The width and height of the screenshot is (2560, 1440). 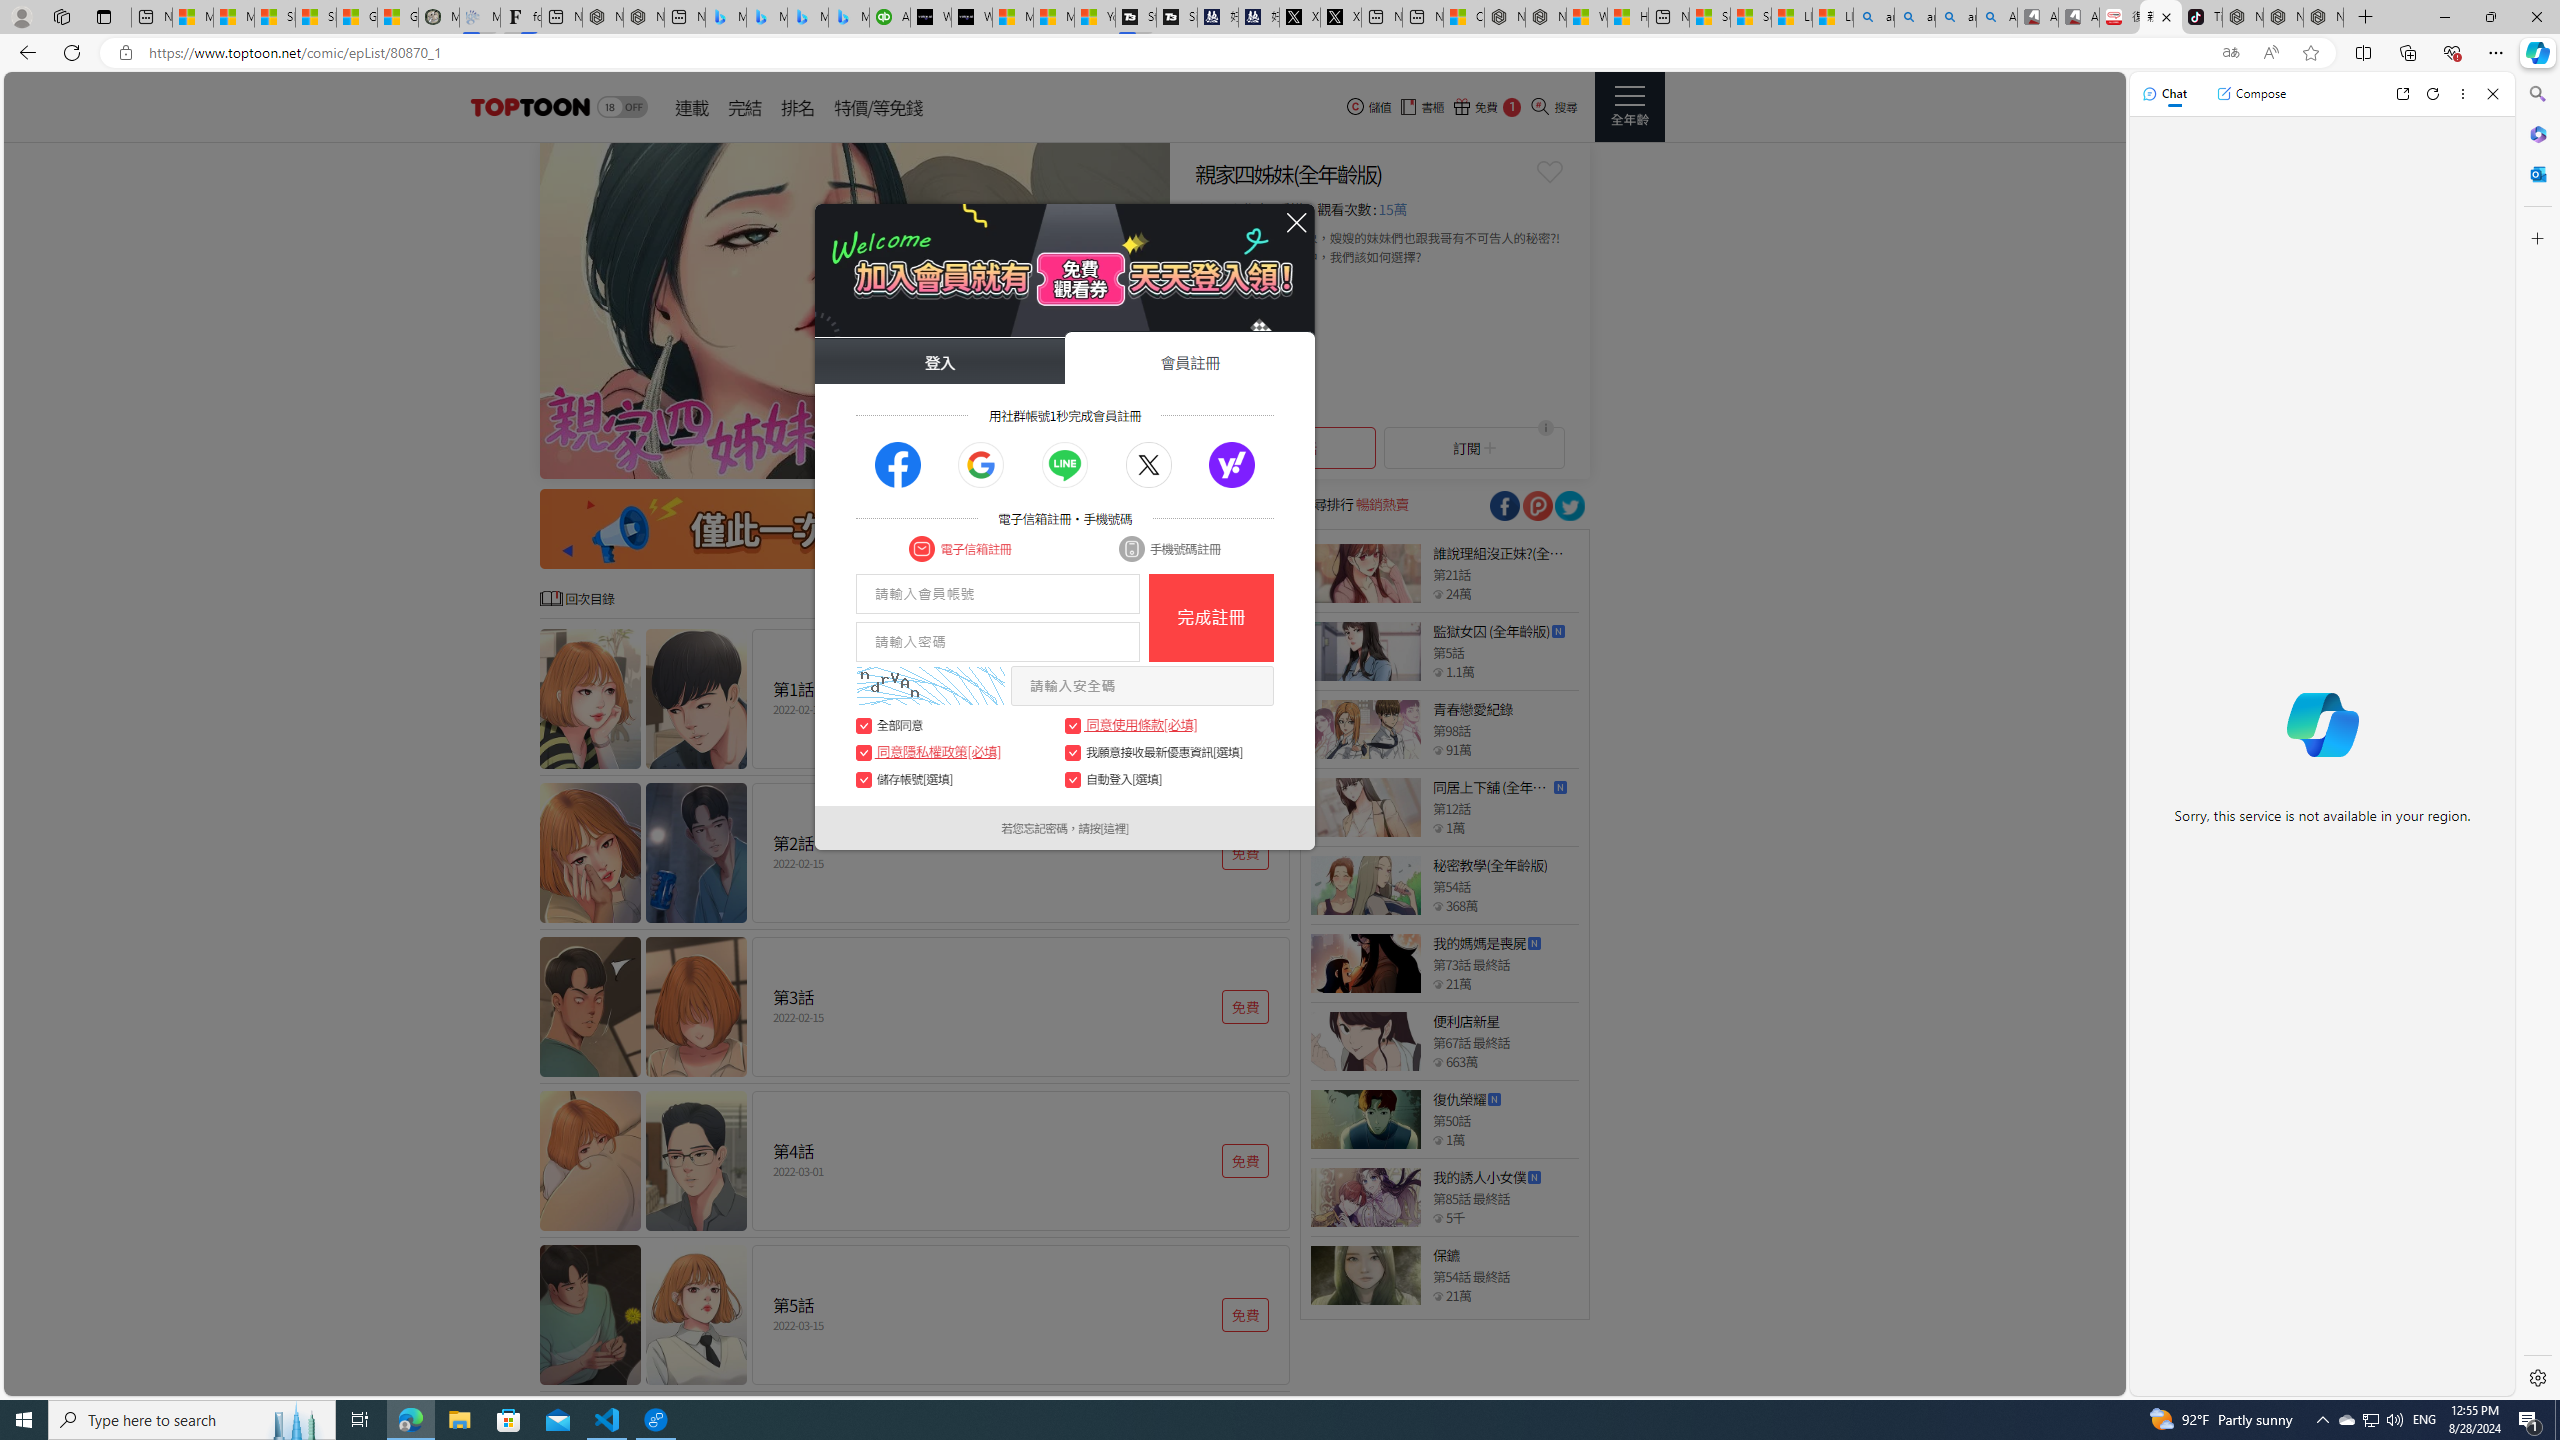 I want to click on 'TikTok', so click(x=2201, y=16).